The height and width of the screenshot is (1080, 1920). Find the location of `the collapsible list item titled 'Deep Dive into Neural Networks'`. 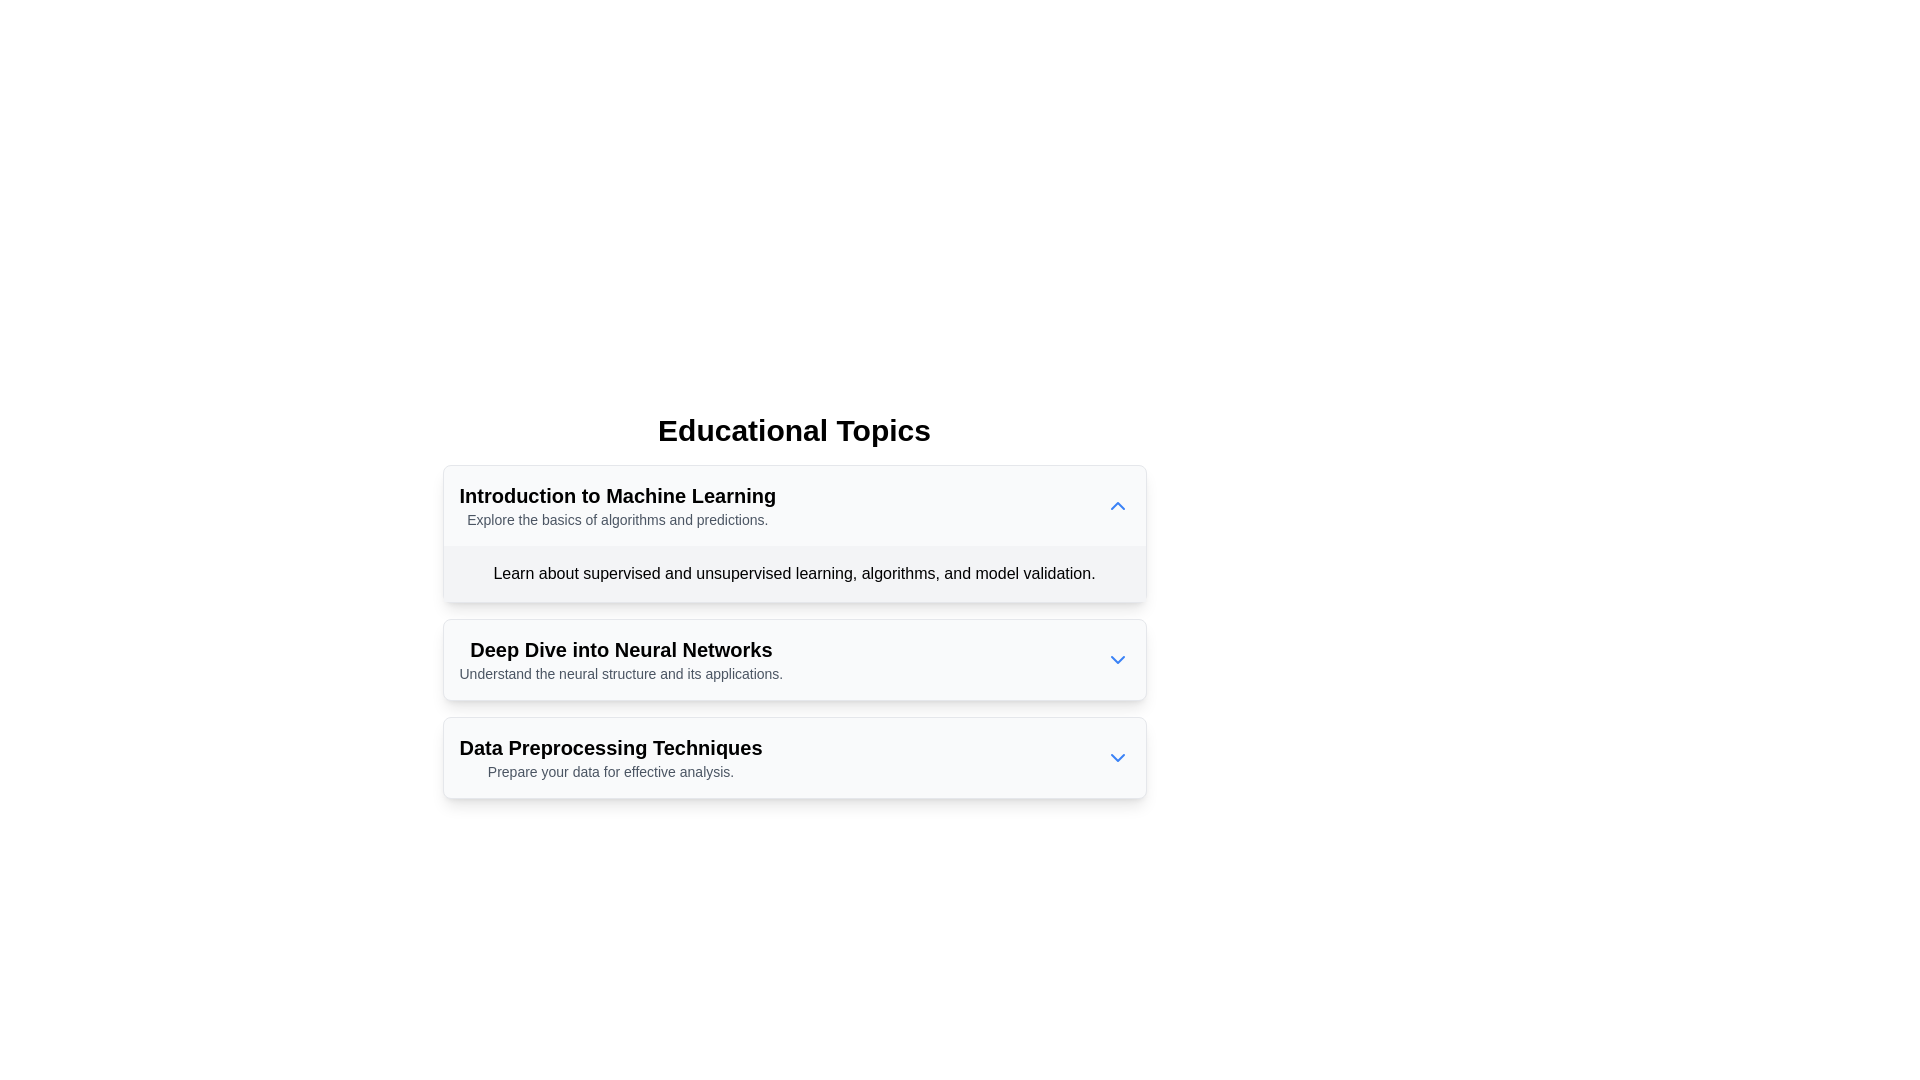

the collapsible list item titled 'Deep Dive into Neural Networks' is located at coordinates (793, 659).